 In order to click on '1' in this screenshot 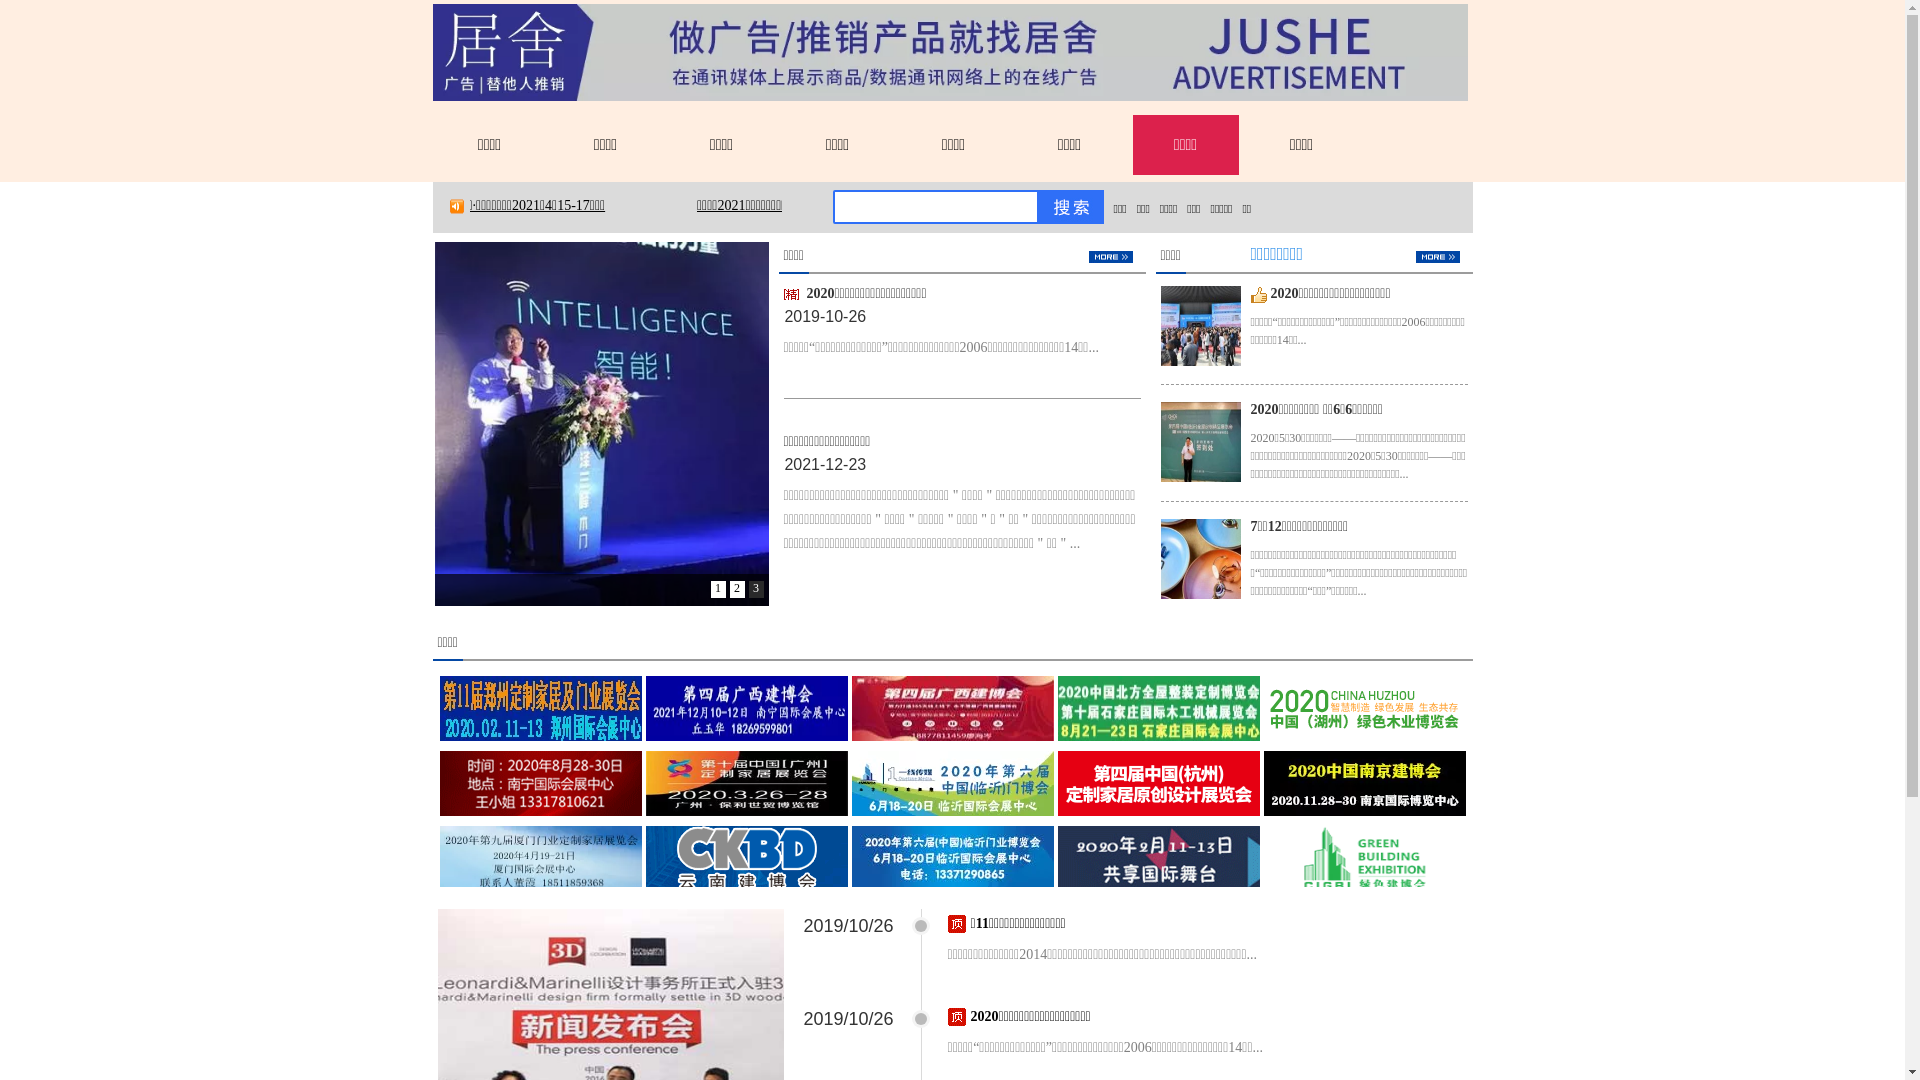, I will do `click(717, 588)`.